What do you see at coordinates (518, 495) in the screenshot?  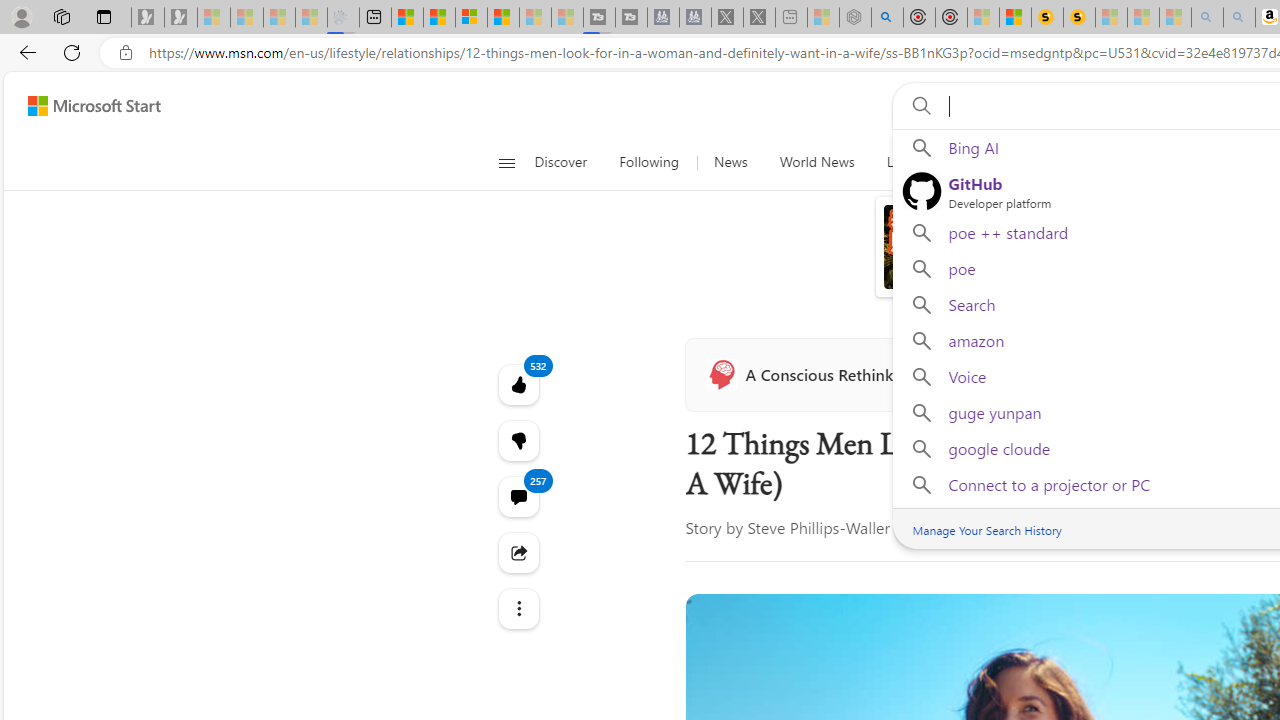 I see `'View comments 257 Comment'` at bounding box center [518, 495].